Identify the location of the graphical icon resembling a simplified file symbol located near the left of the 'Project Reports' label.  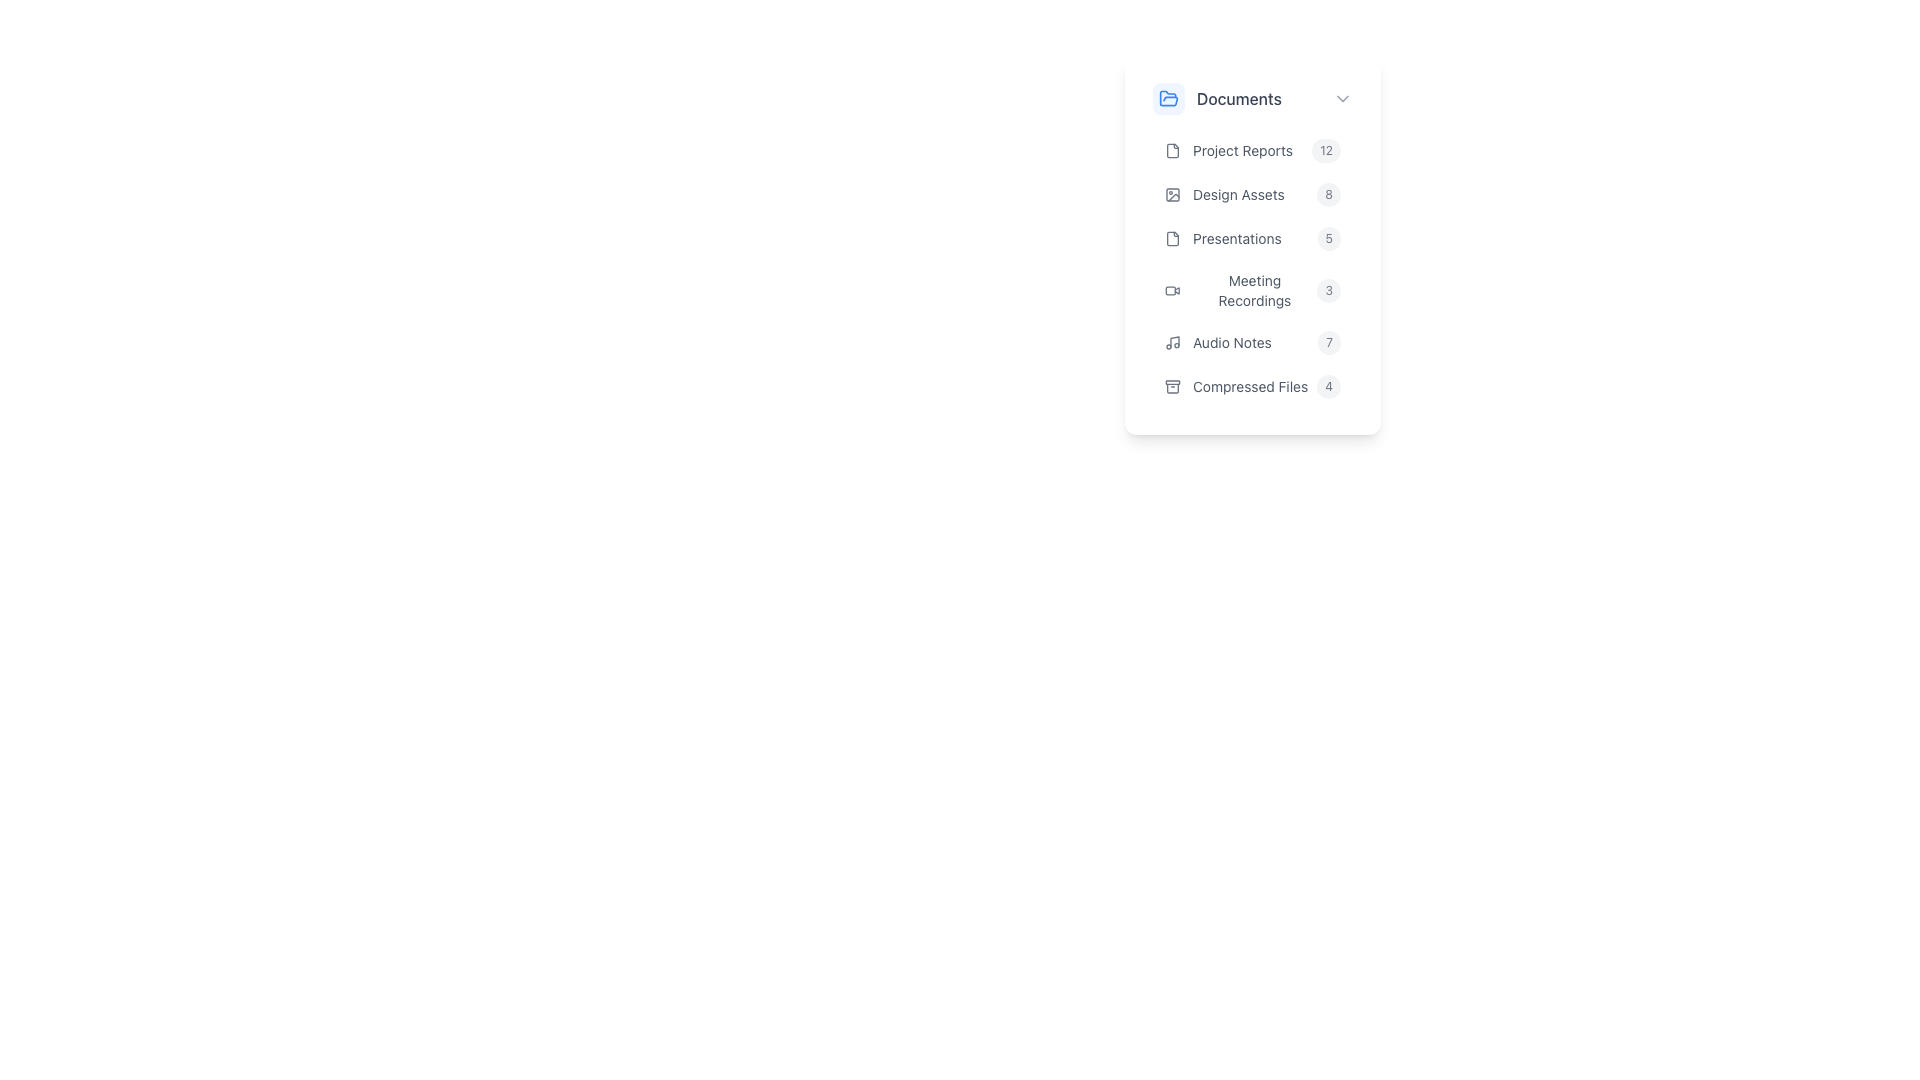
(1172, 149).